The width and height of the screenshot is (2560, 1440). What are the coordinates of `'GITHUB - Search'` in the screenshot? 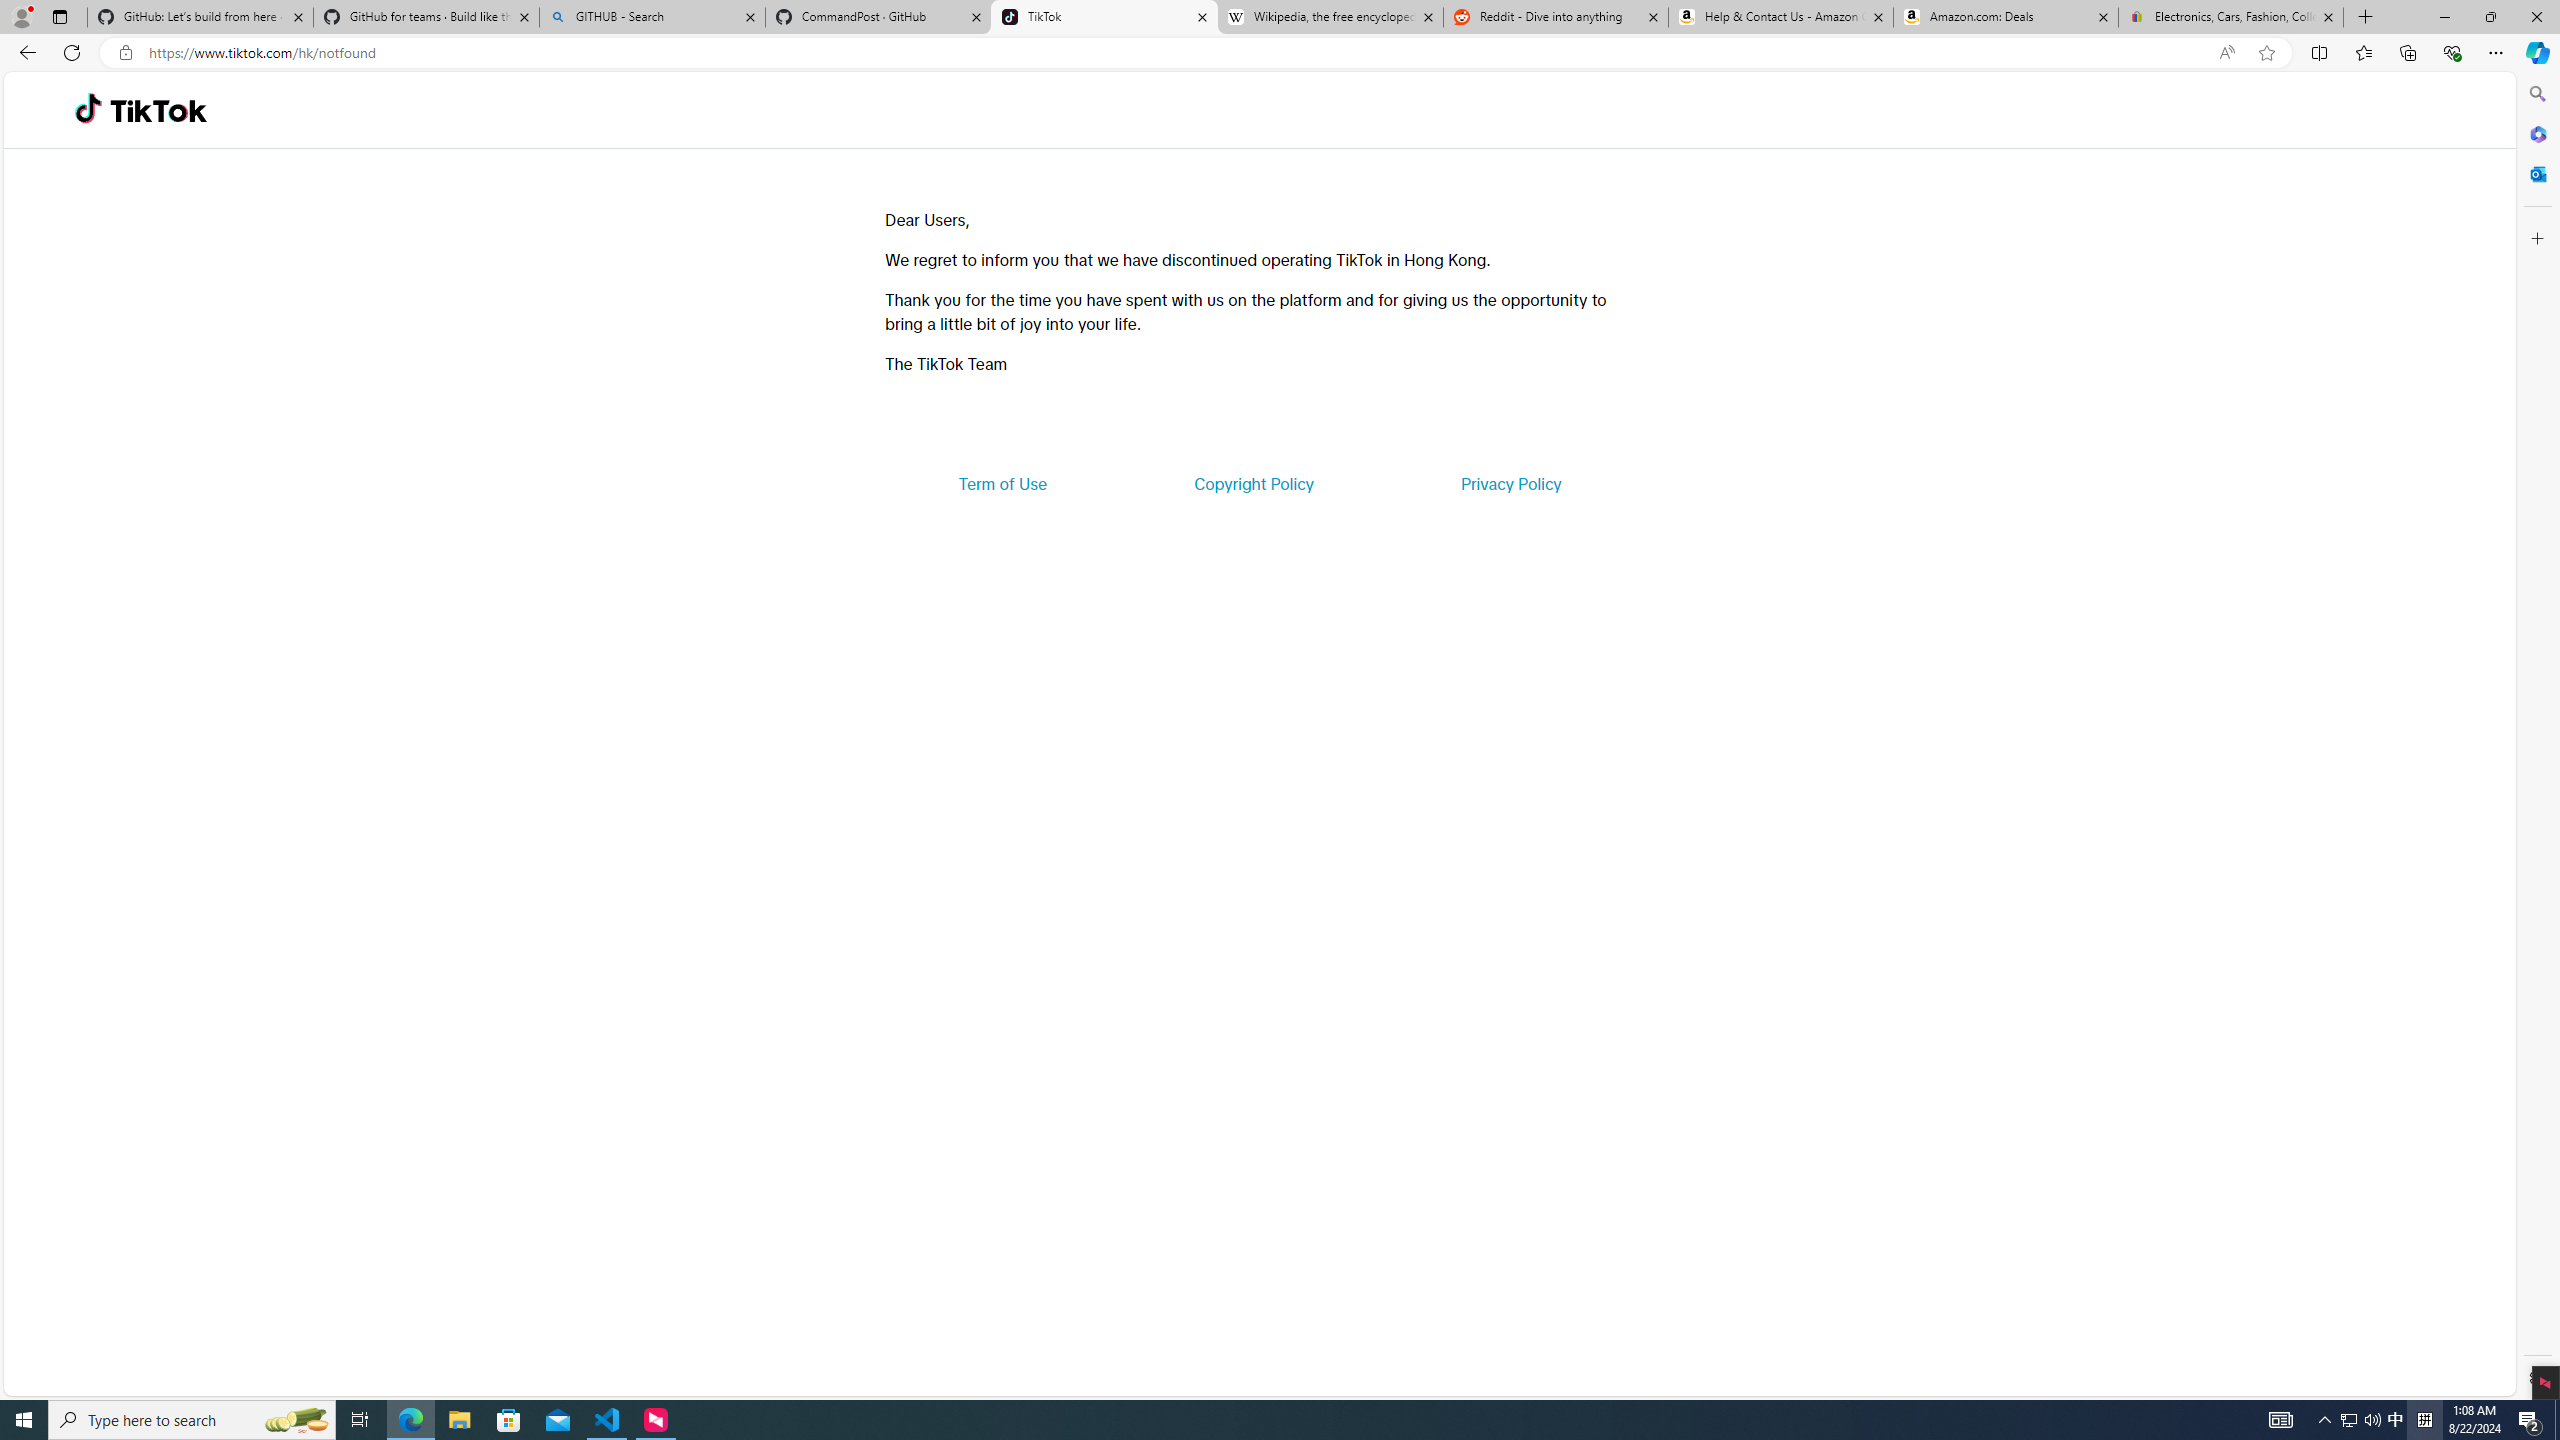 It's located at (651, 16).